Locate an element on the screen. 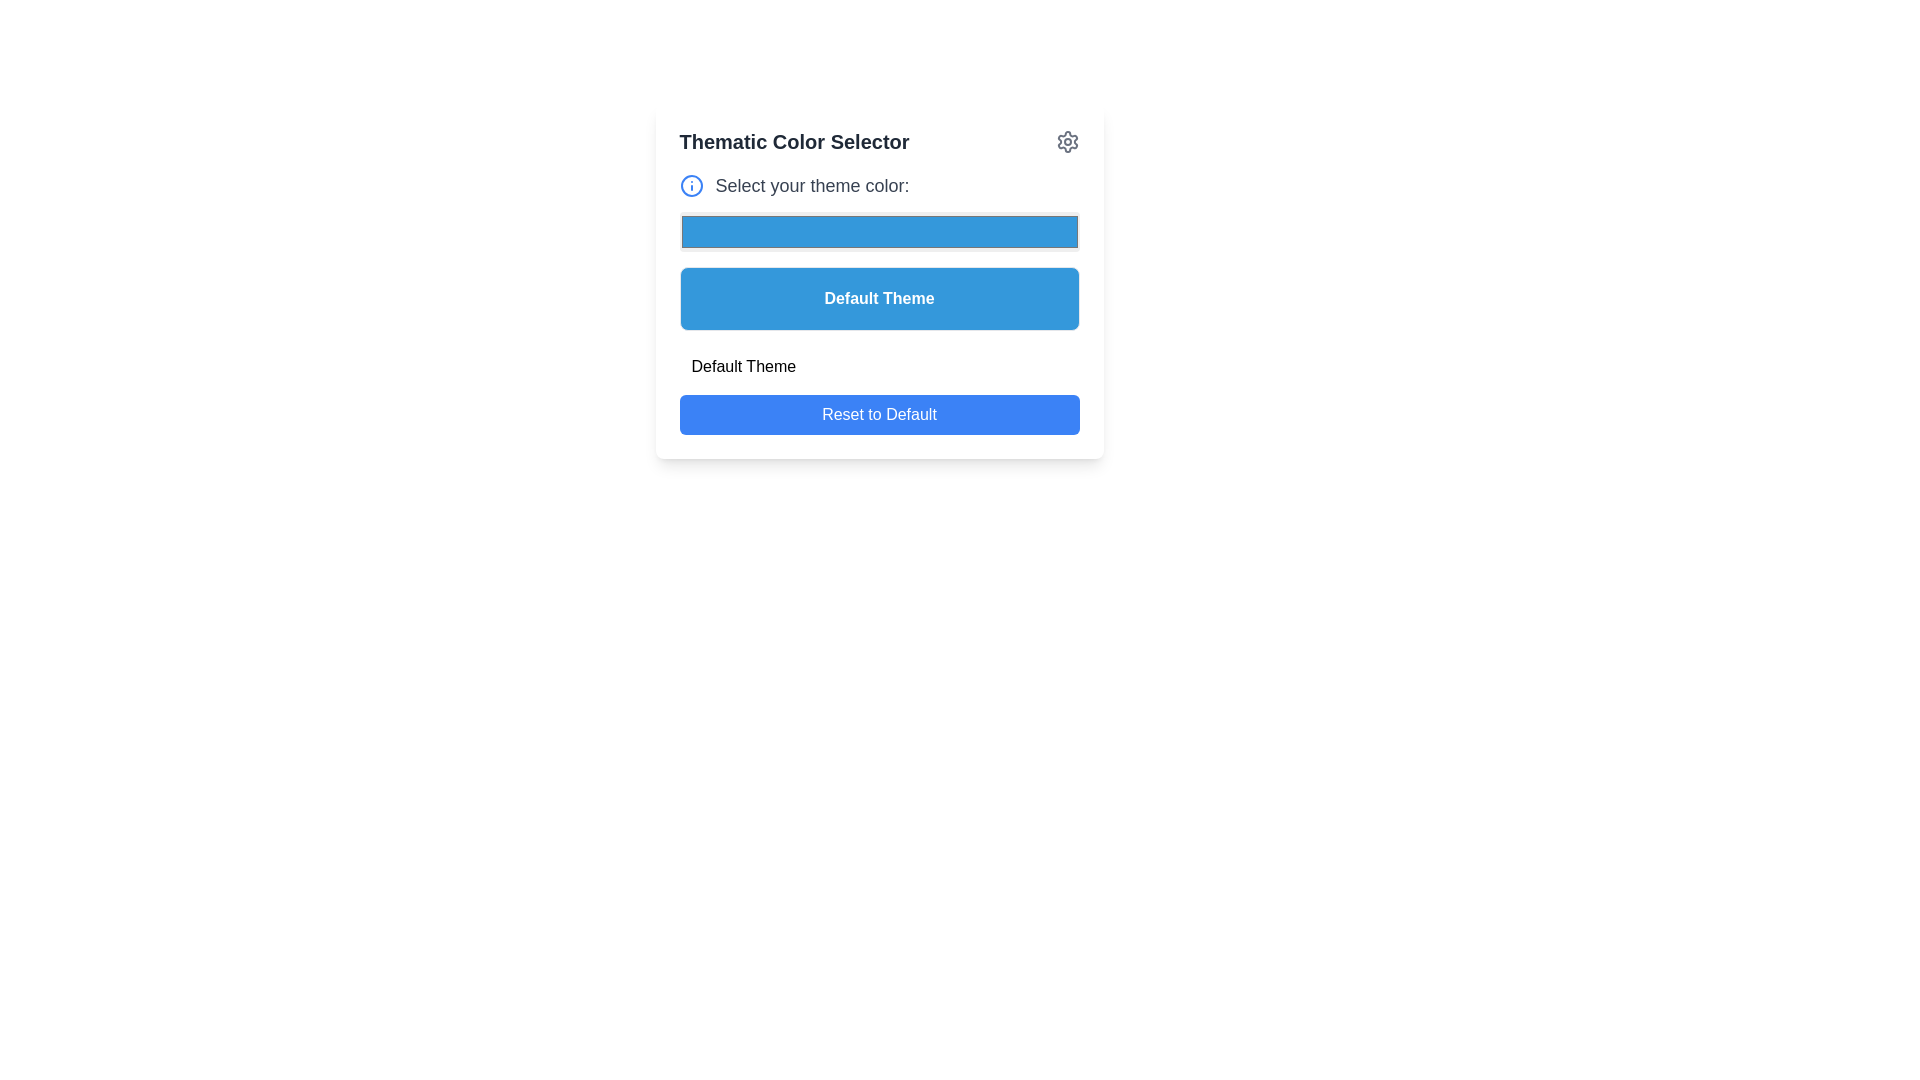 The height and width of the screenshot is (1080, 1920). the 'Default Theme' button, which is a rectangular button with a blue background and white text, located centrally below the color selection input field is located at coordinates (879, 281).